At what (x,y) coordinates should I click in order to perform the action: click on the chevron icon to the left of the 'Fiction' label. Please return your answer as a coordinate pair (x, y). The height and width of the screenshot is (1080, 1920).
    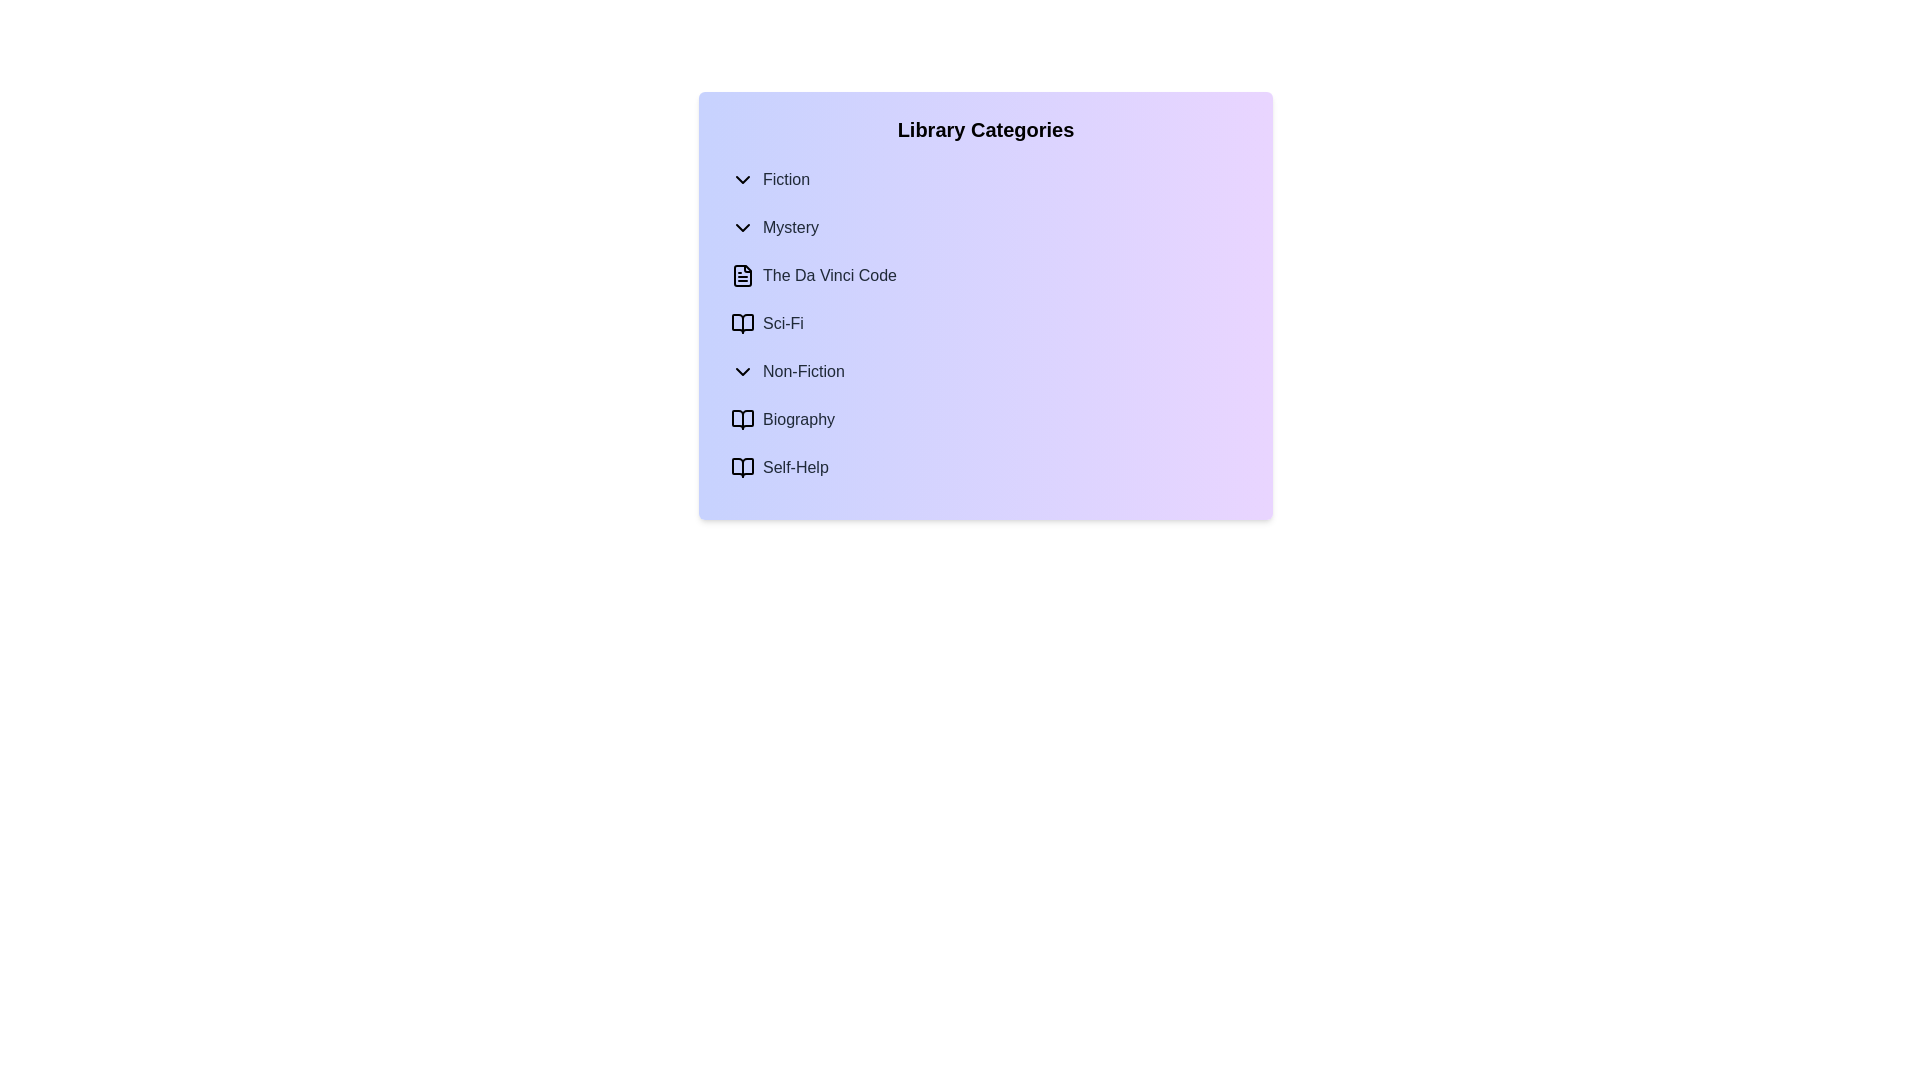
    Looking at the image, I should click on (742, 180).